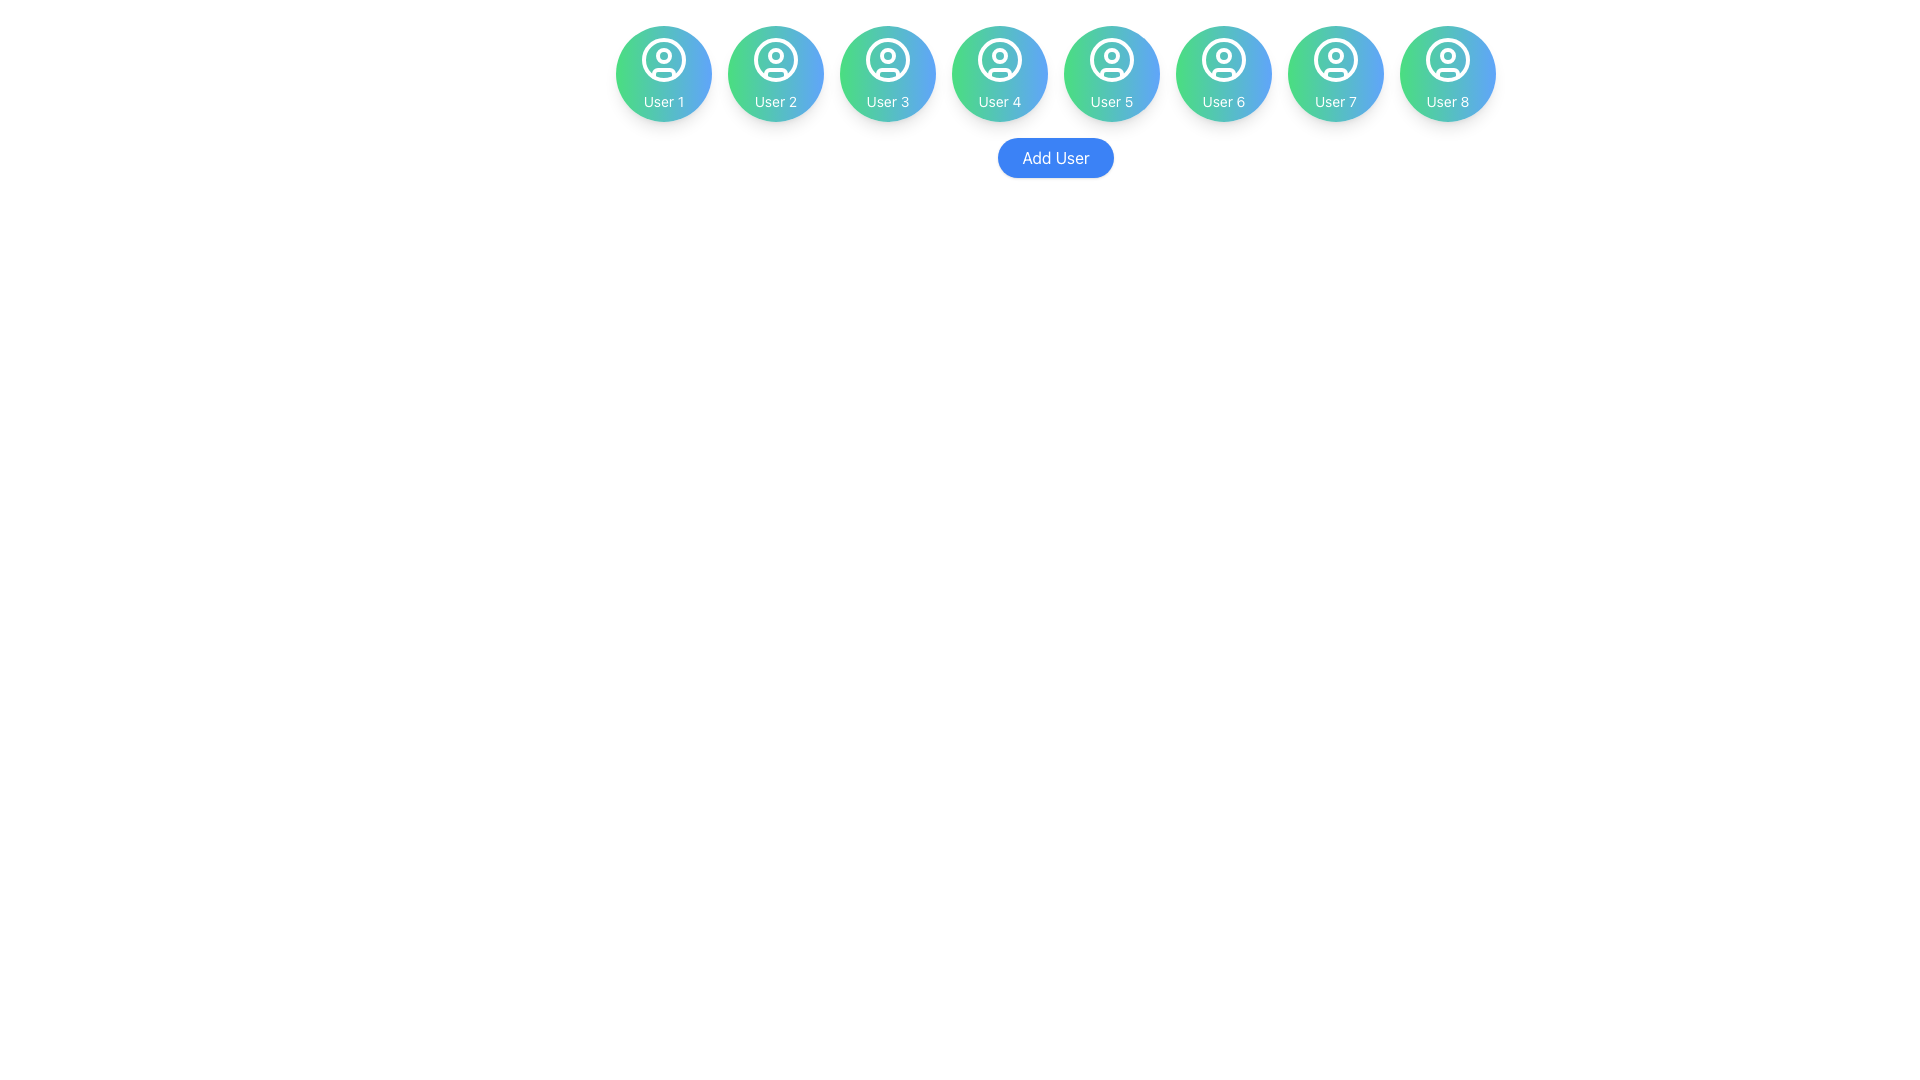  Describe the element at coordinates (1055, 157) in the screenshot. I see `the button located below the row of circular user icons, which is centered horizontally with respect to the row, to initiate user creation` at that location.